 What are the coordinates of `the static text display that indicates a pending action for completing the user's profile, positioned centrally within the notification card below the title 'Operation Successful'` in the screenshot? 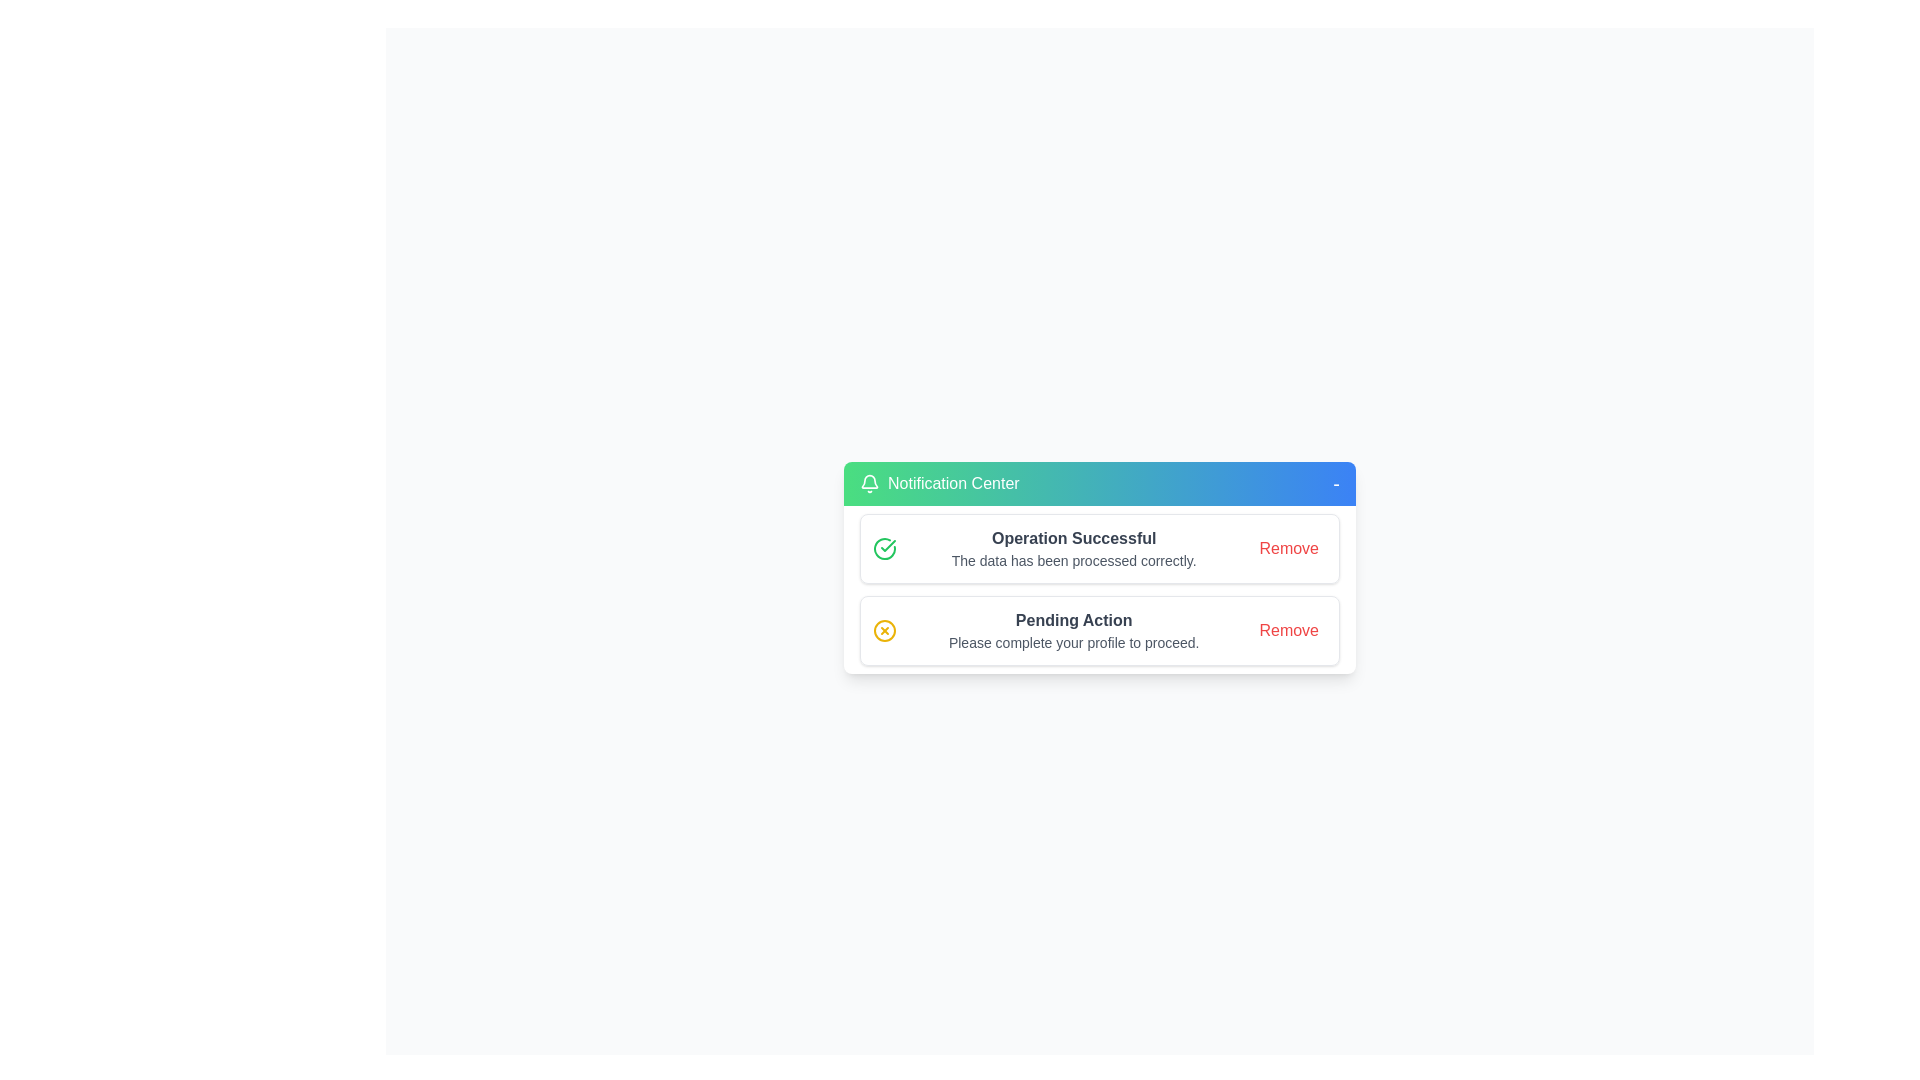 It's located at (1073, 631).